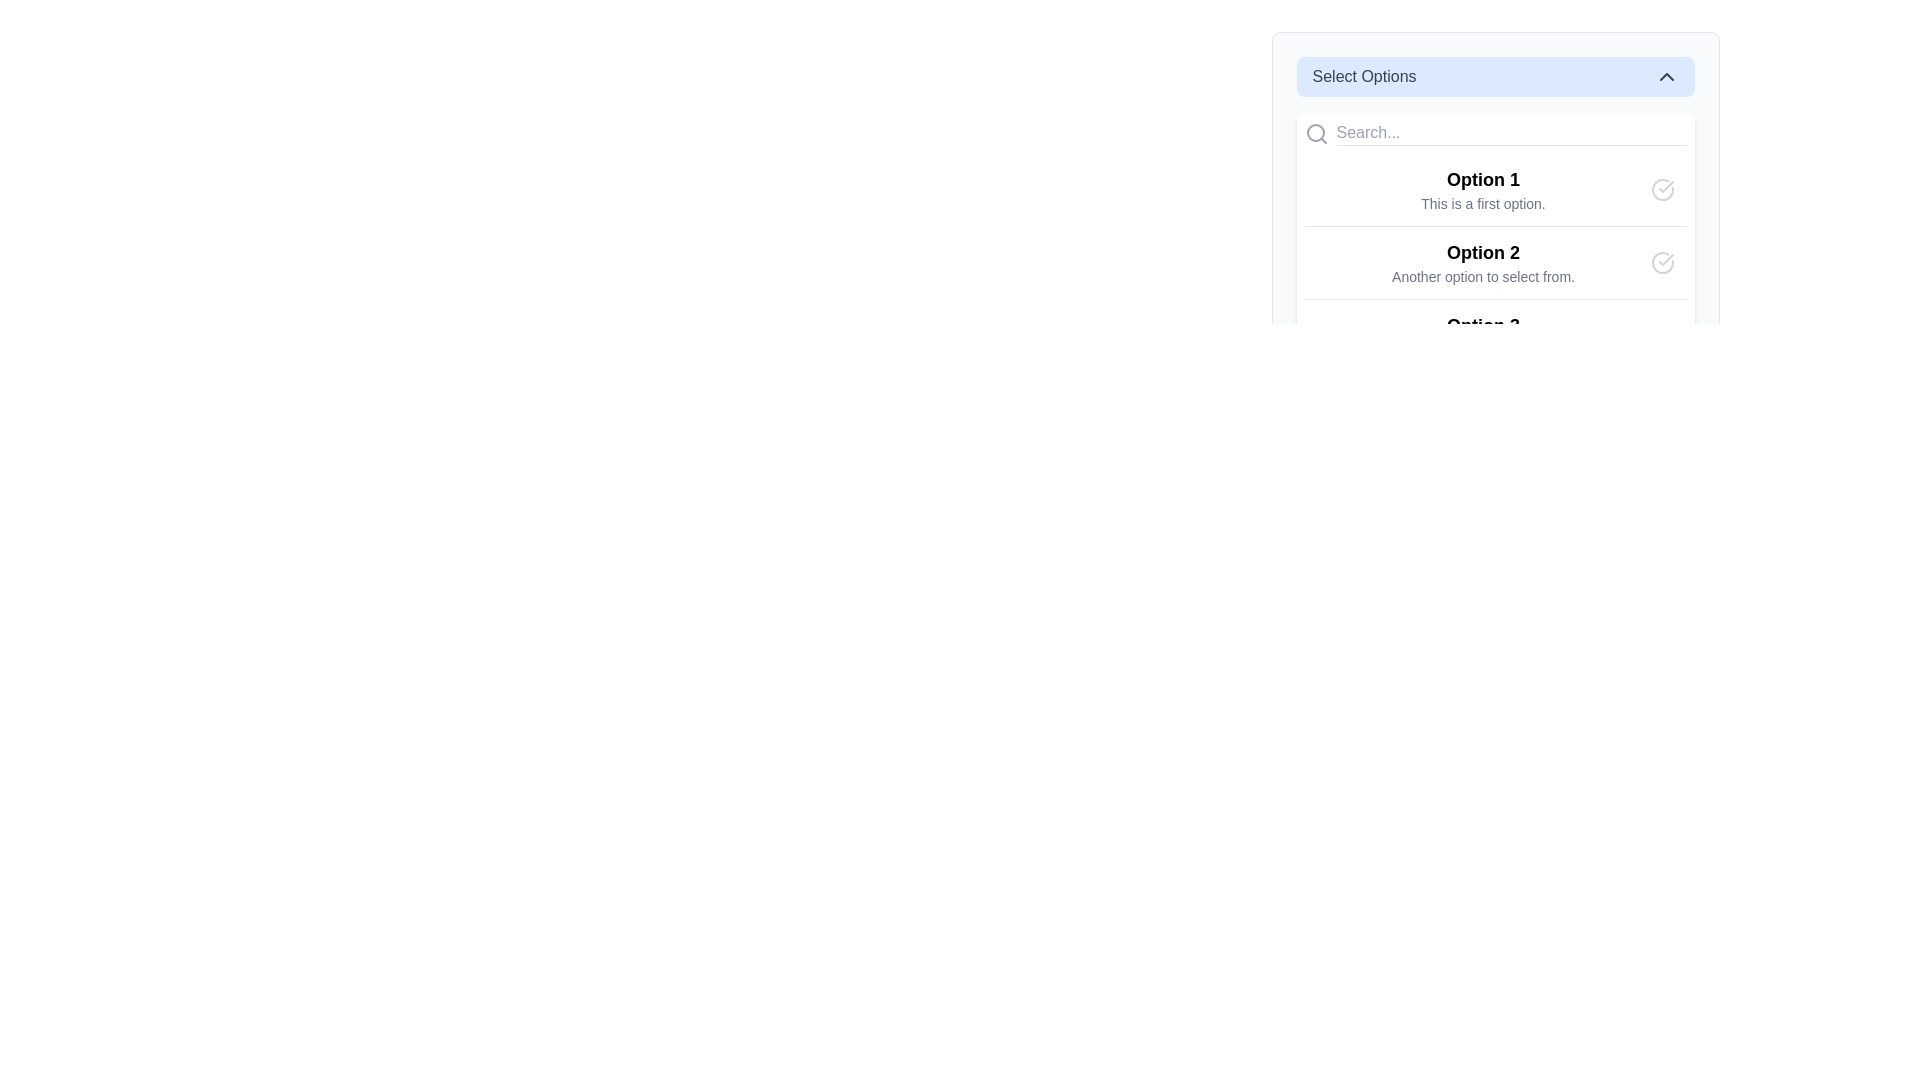 The height and width of the screenshot is (1080, 1920). I want to click on the text label displaying 'Option 2', which is the second selectable option in the list beneath the header 'Select Options', so click(1483, 261).